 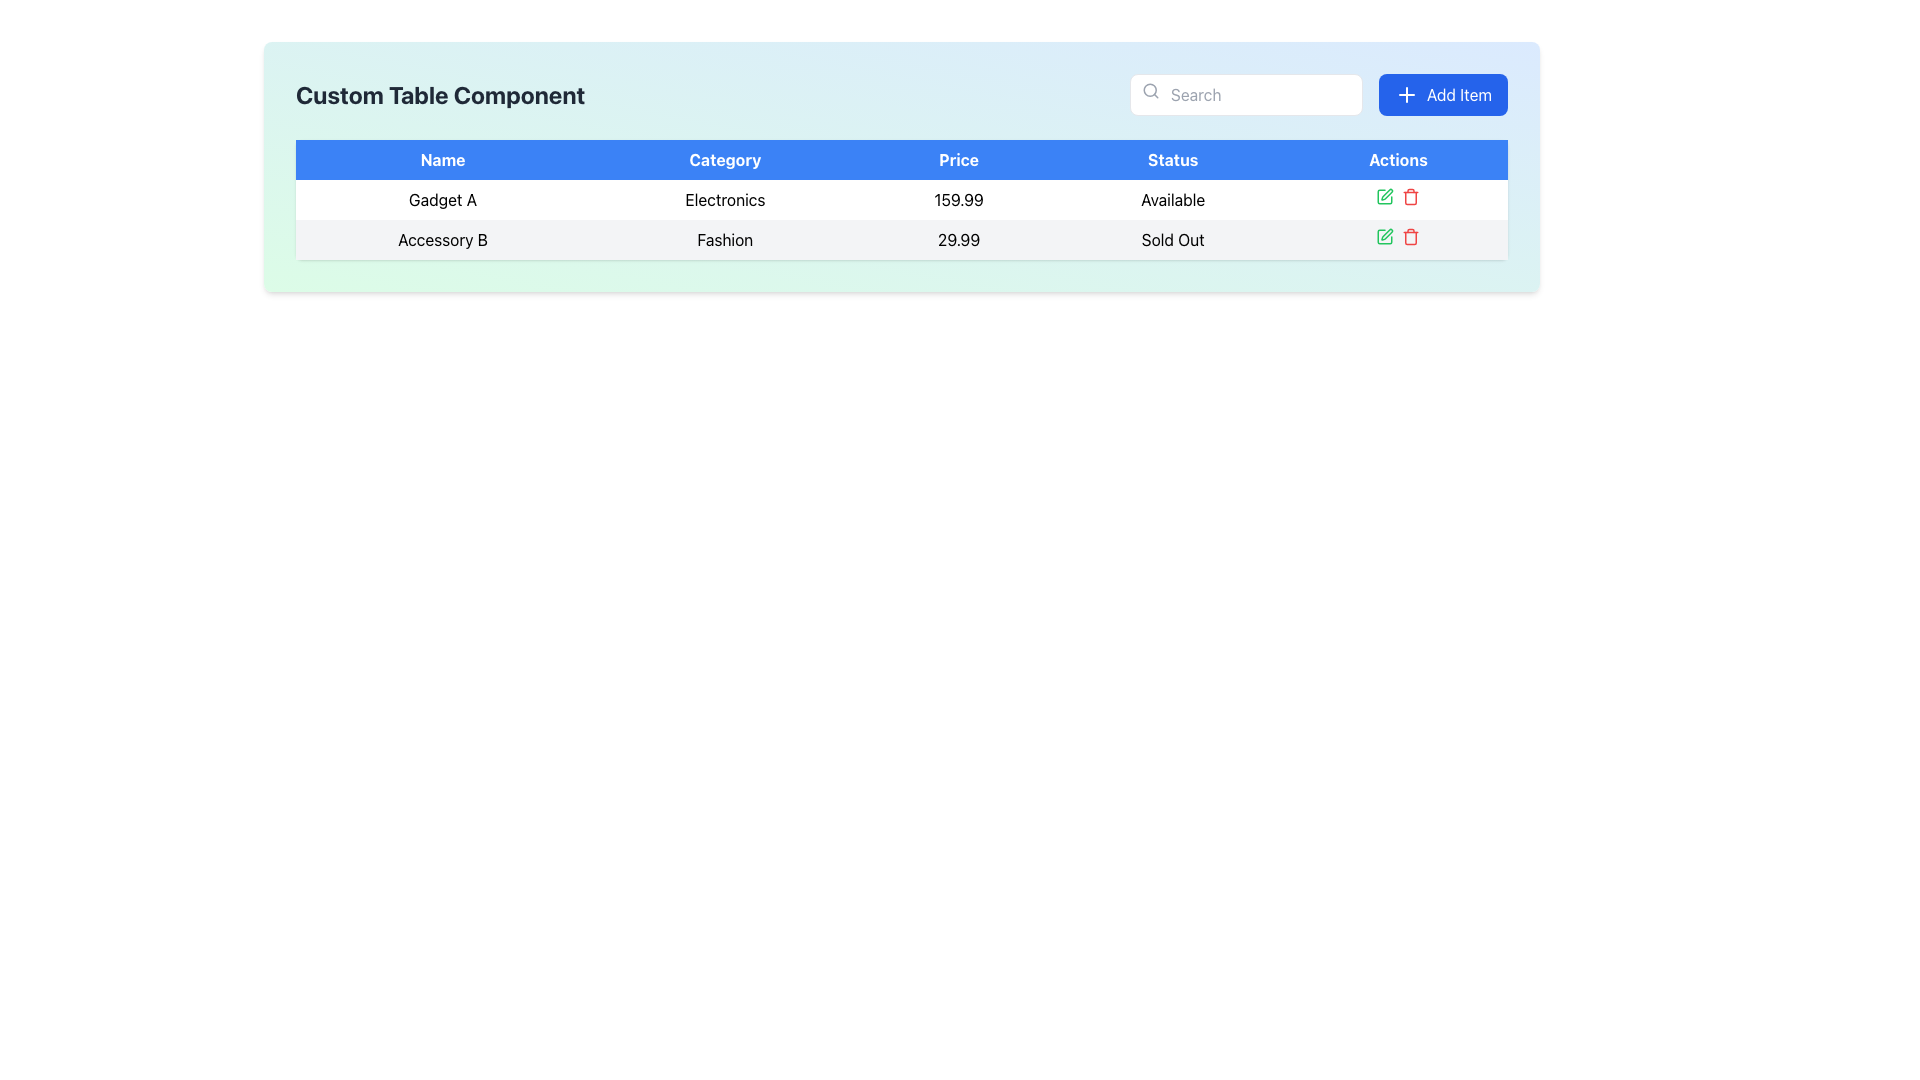 What do you see at coordinates (1410, 235) in the screenshot?
I see `the red trash icon in the Actions column associated with 'Accessory B'` at bounding box center [1410, 235].